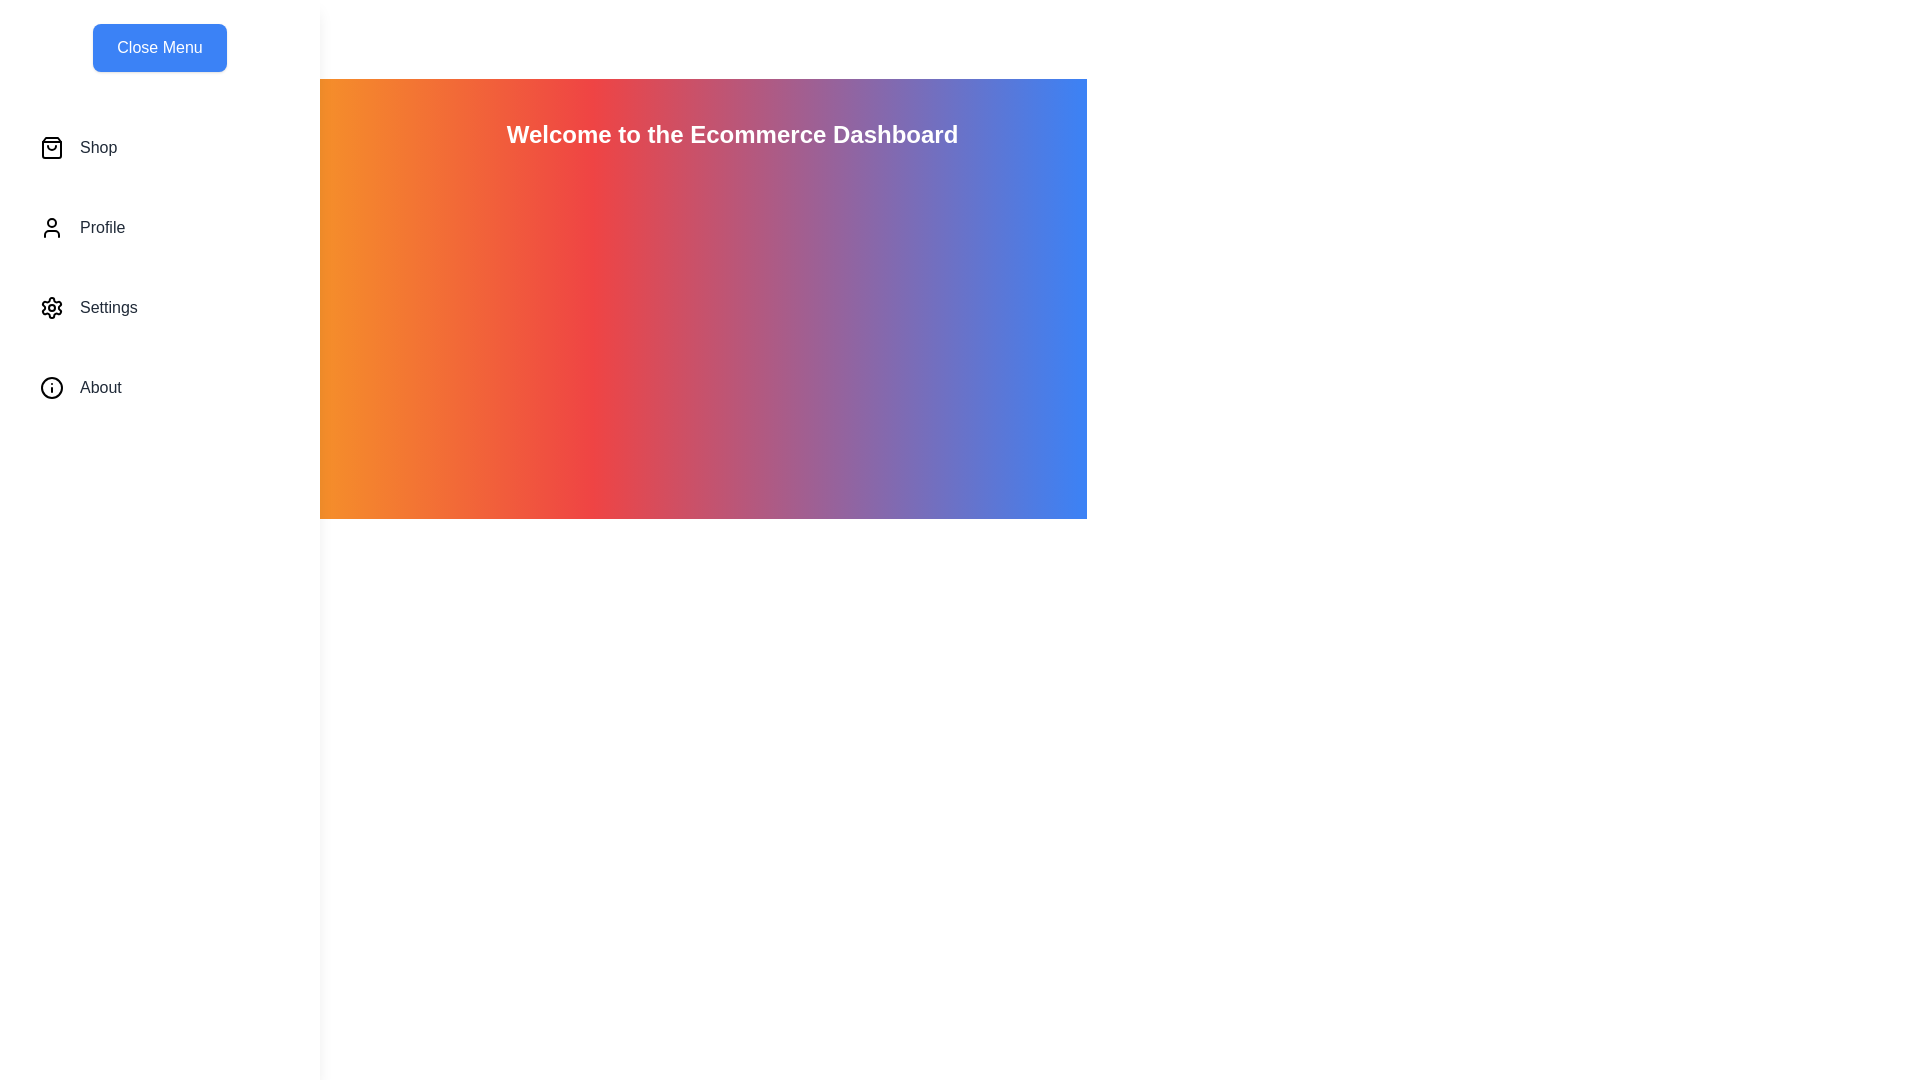 This screenshot has height=1080, width=1920. What do you see at coordinates (158, 388) in the screenshot?
I see `the menu item About to highlight it` at bounding box center [158, 388].